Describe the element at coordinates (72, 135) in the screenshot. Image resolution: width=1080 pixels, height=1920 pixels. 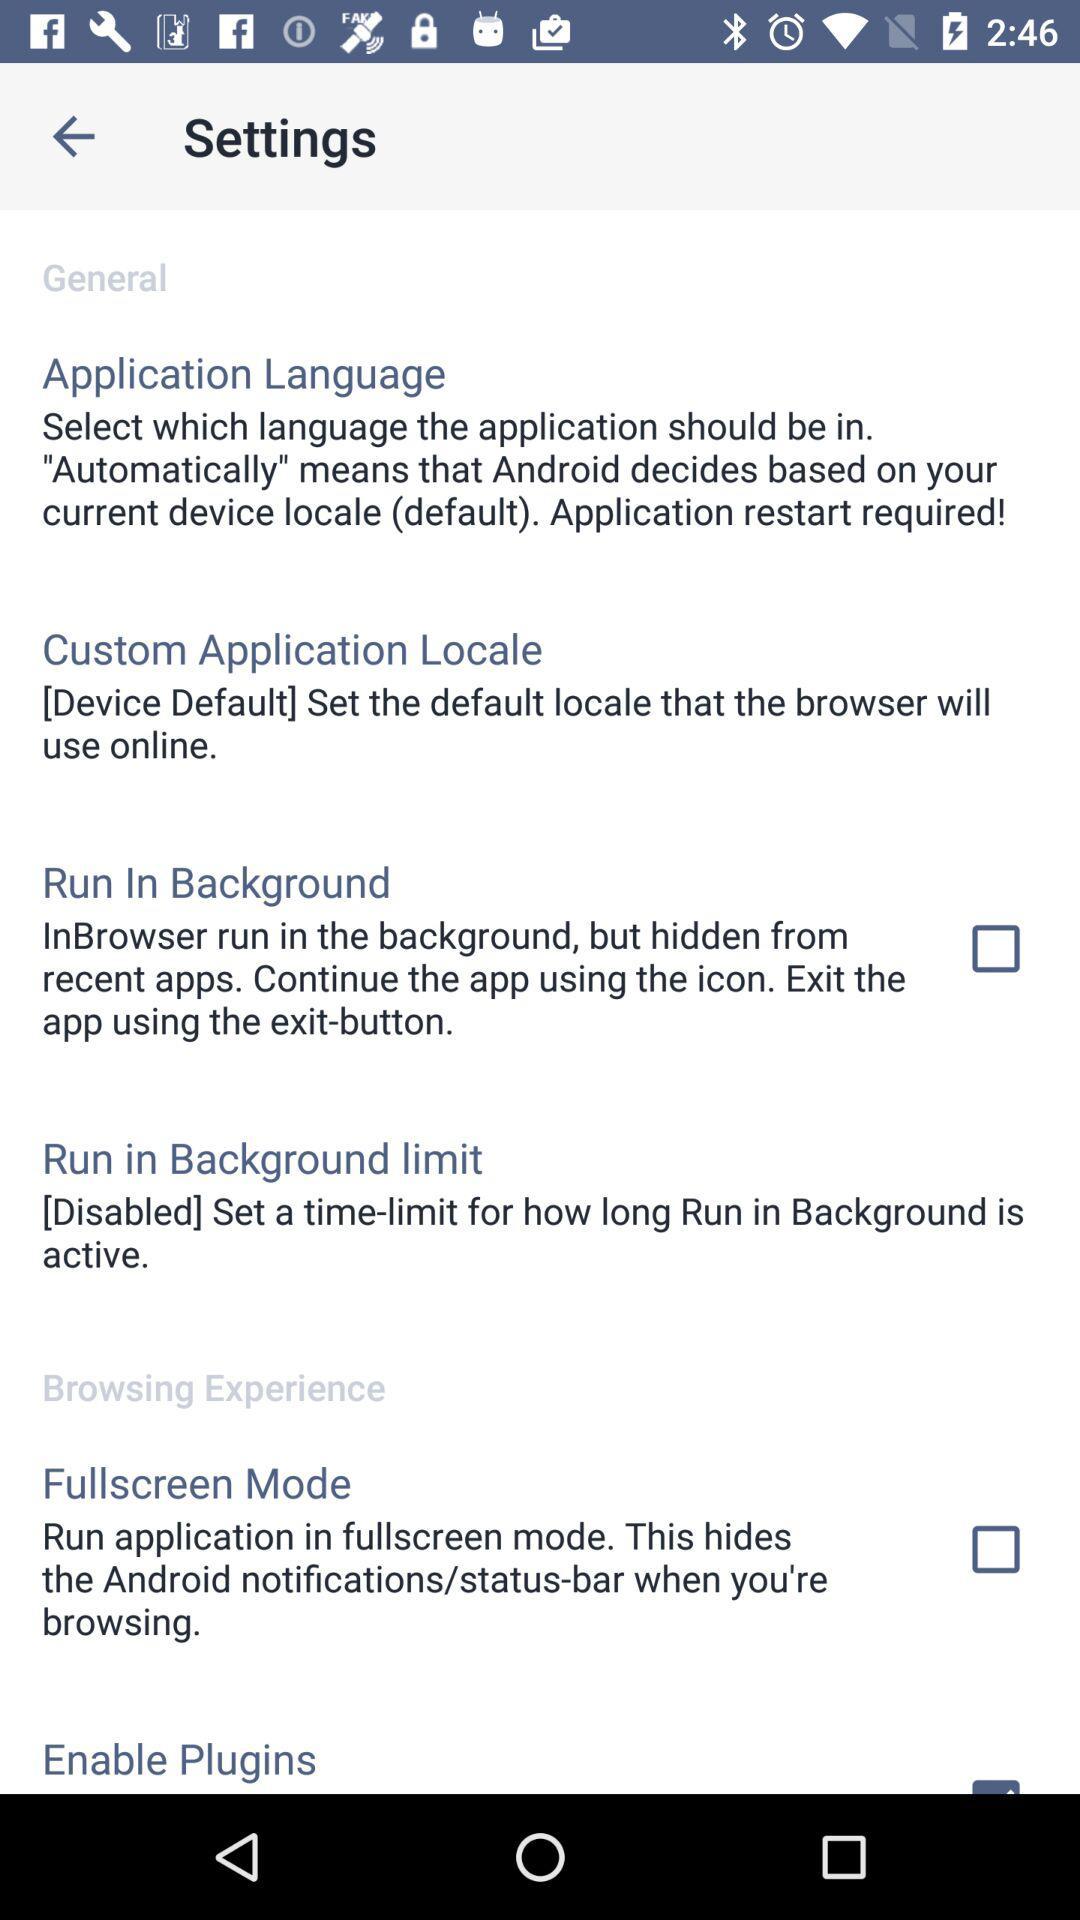
I see `icon next to   settings app` at that location.